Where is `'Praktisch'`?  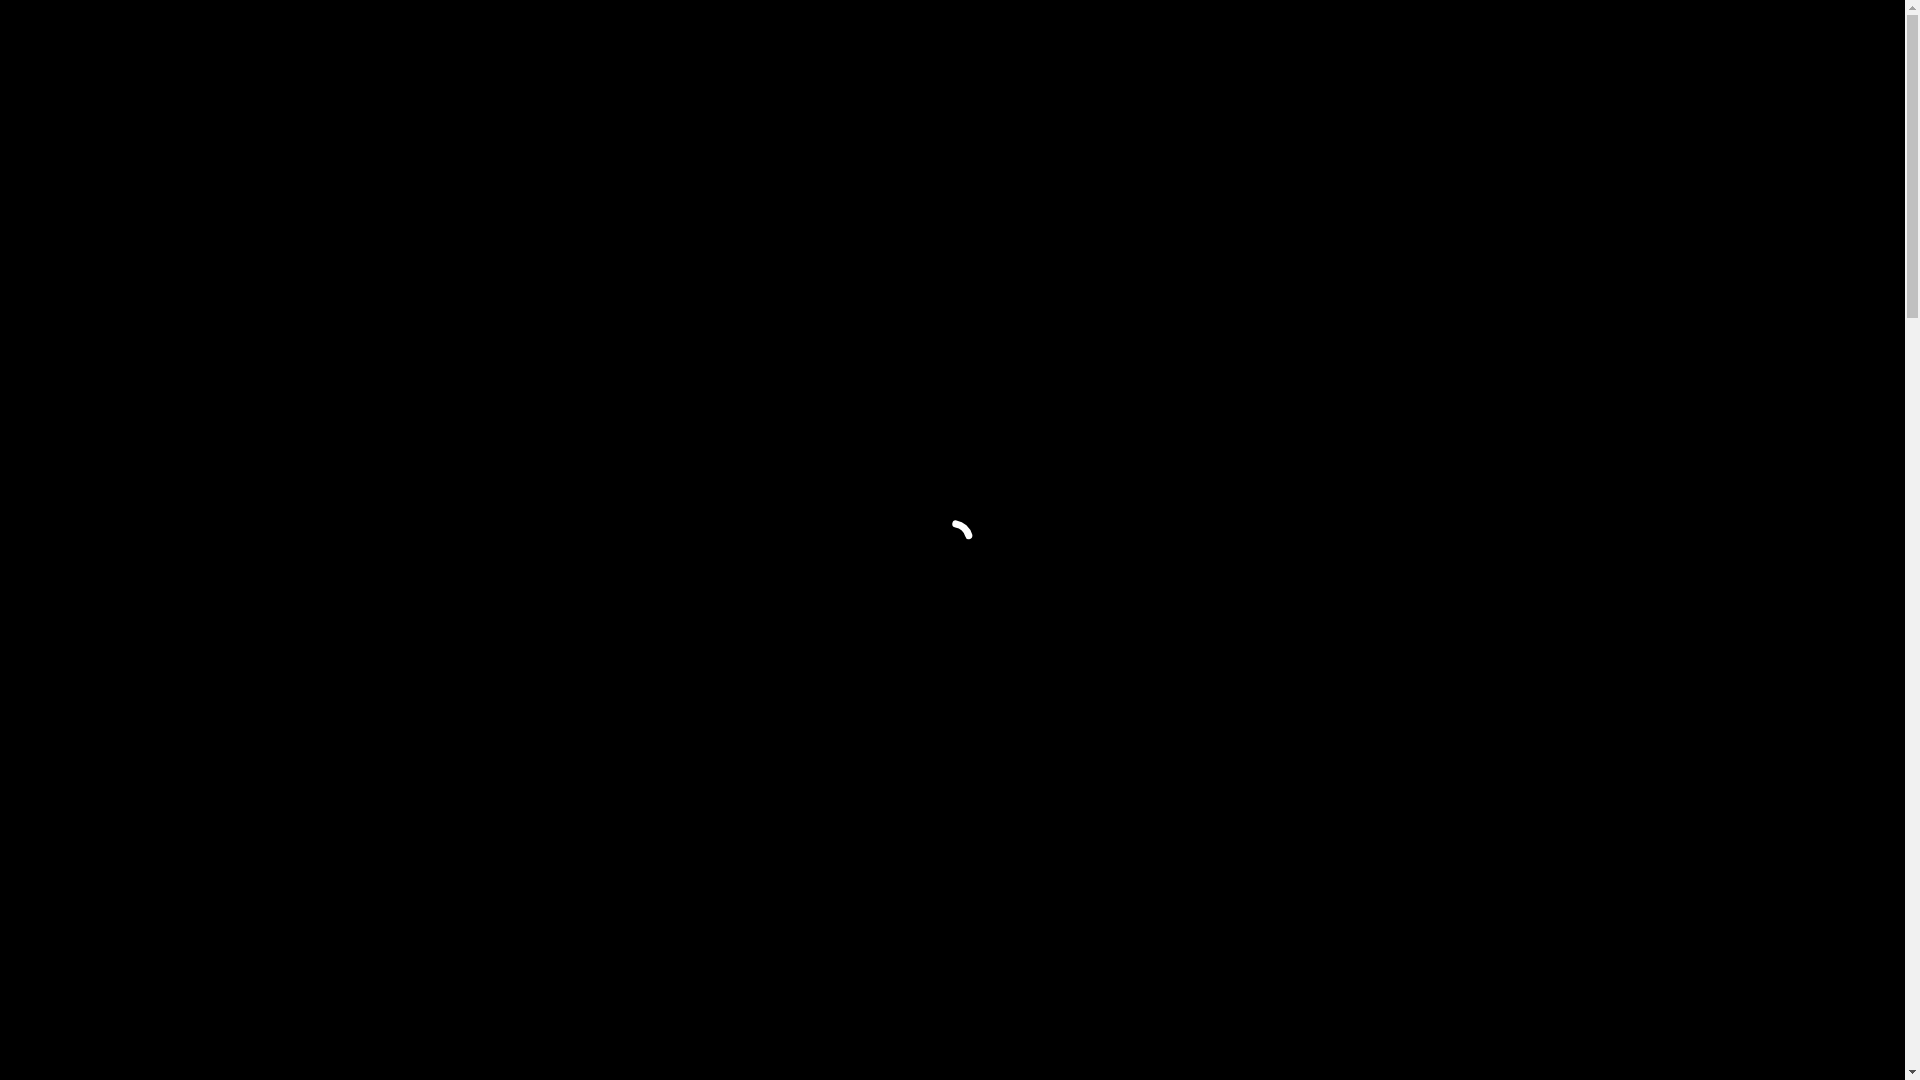 'Praktisch' is located at coordinates (1377, 46).